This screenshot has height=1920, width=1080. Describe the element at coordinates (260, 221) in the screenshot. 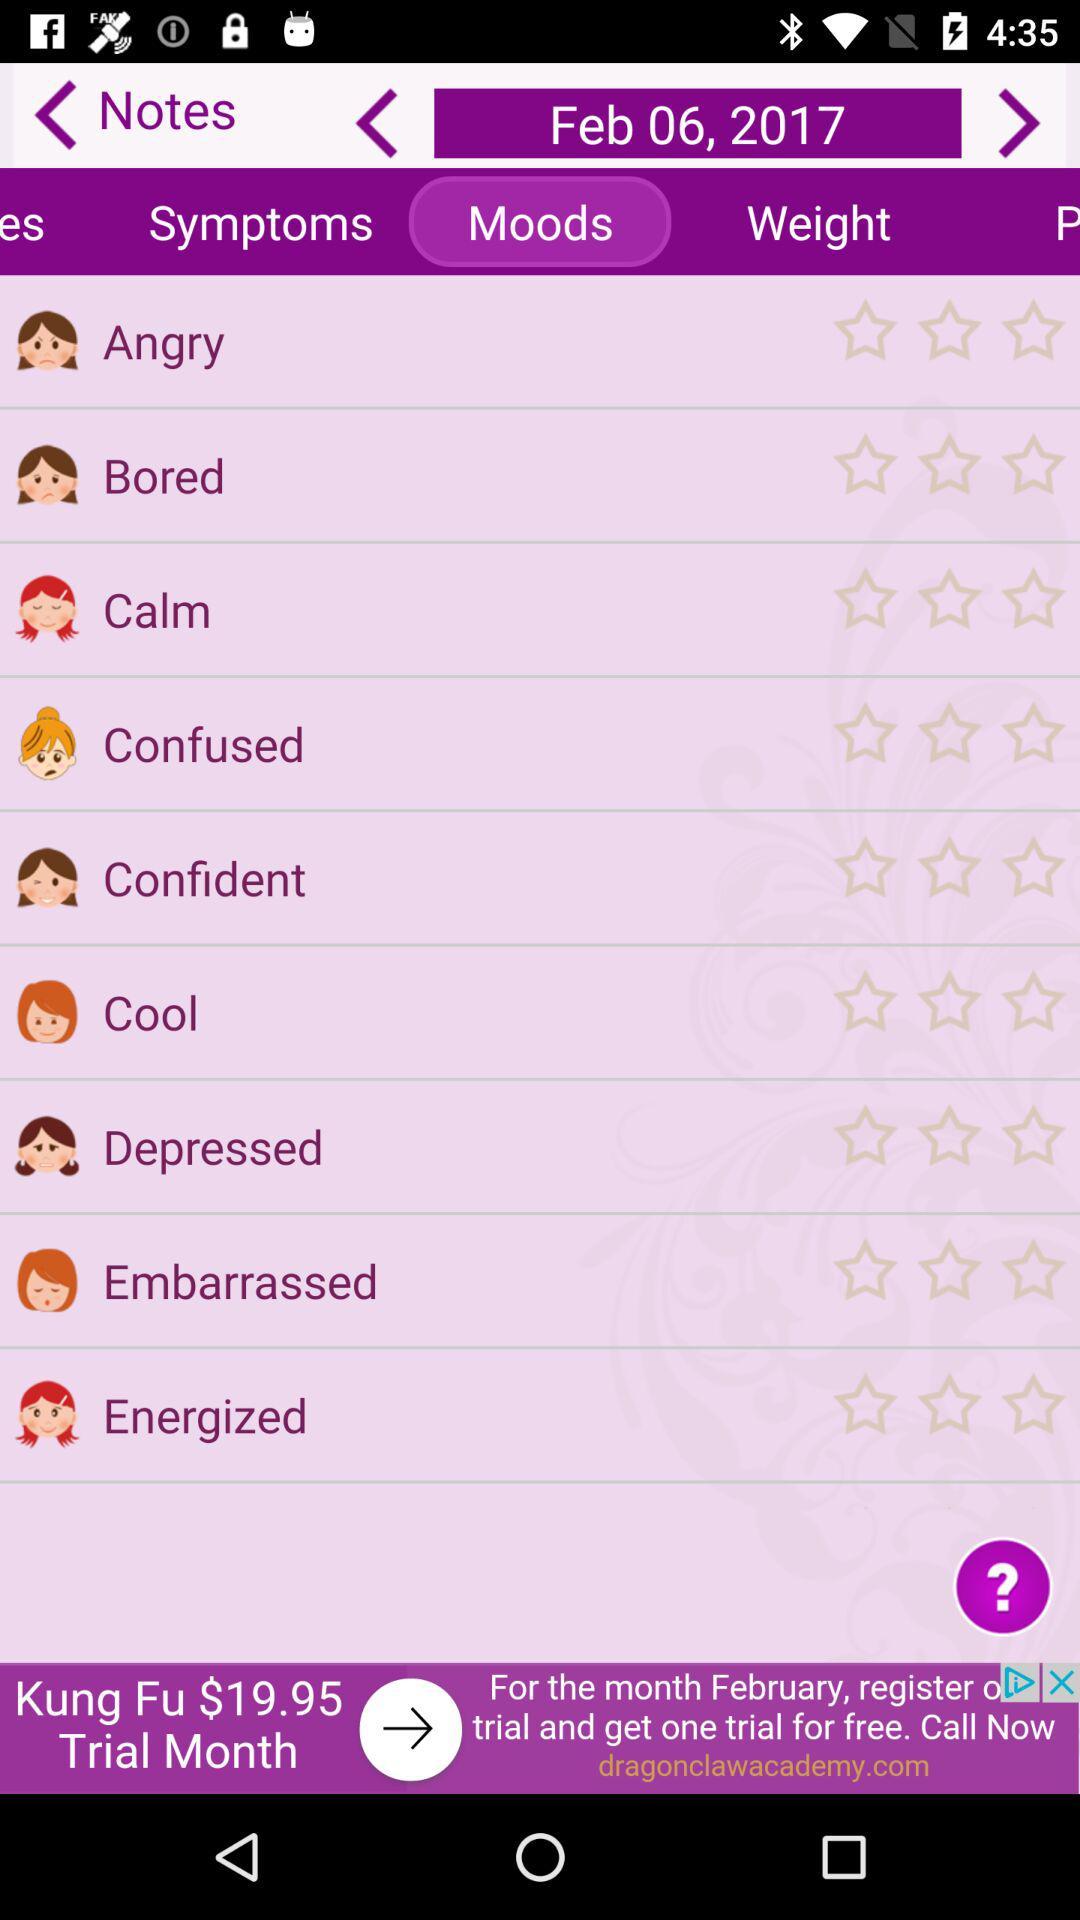

I see `option symptoms on a page` at that location.